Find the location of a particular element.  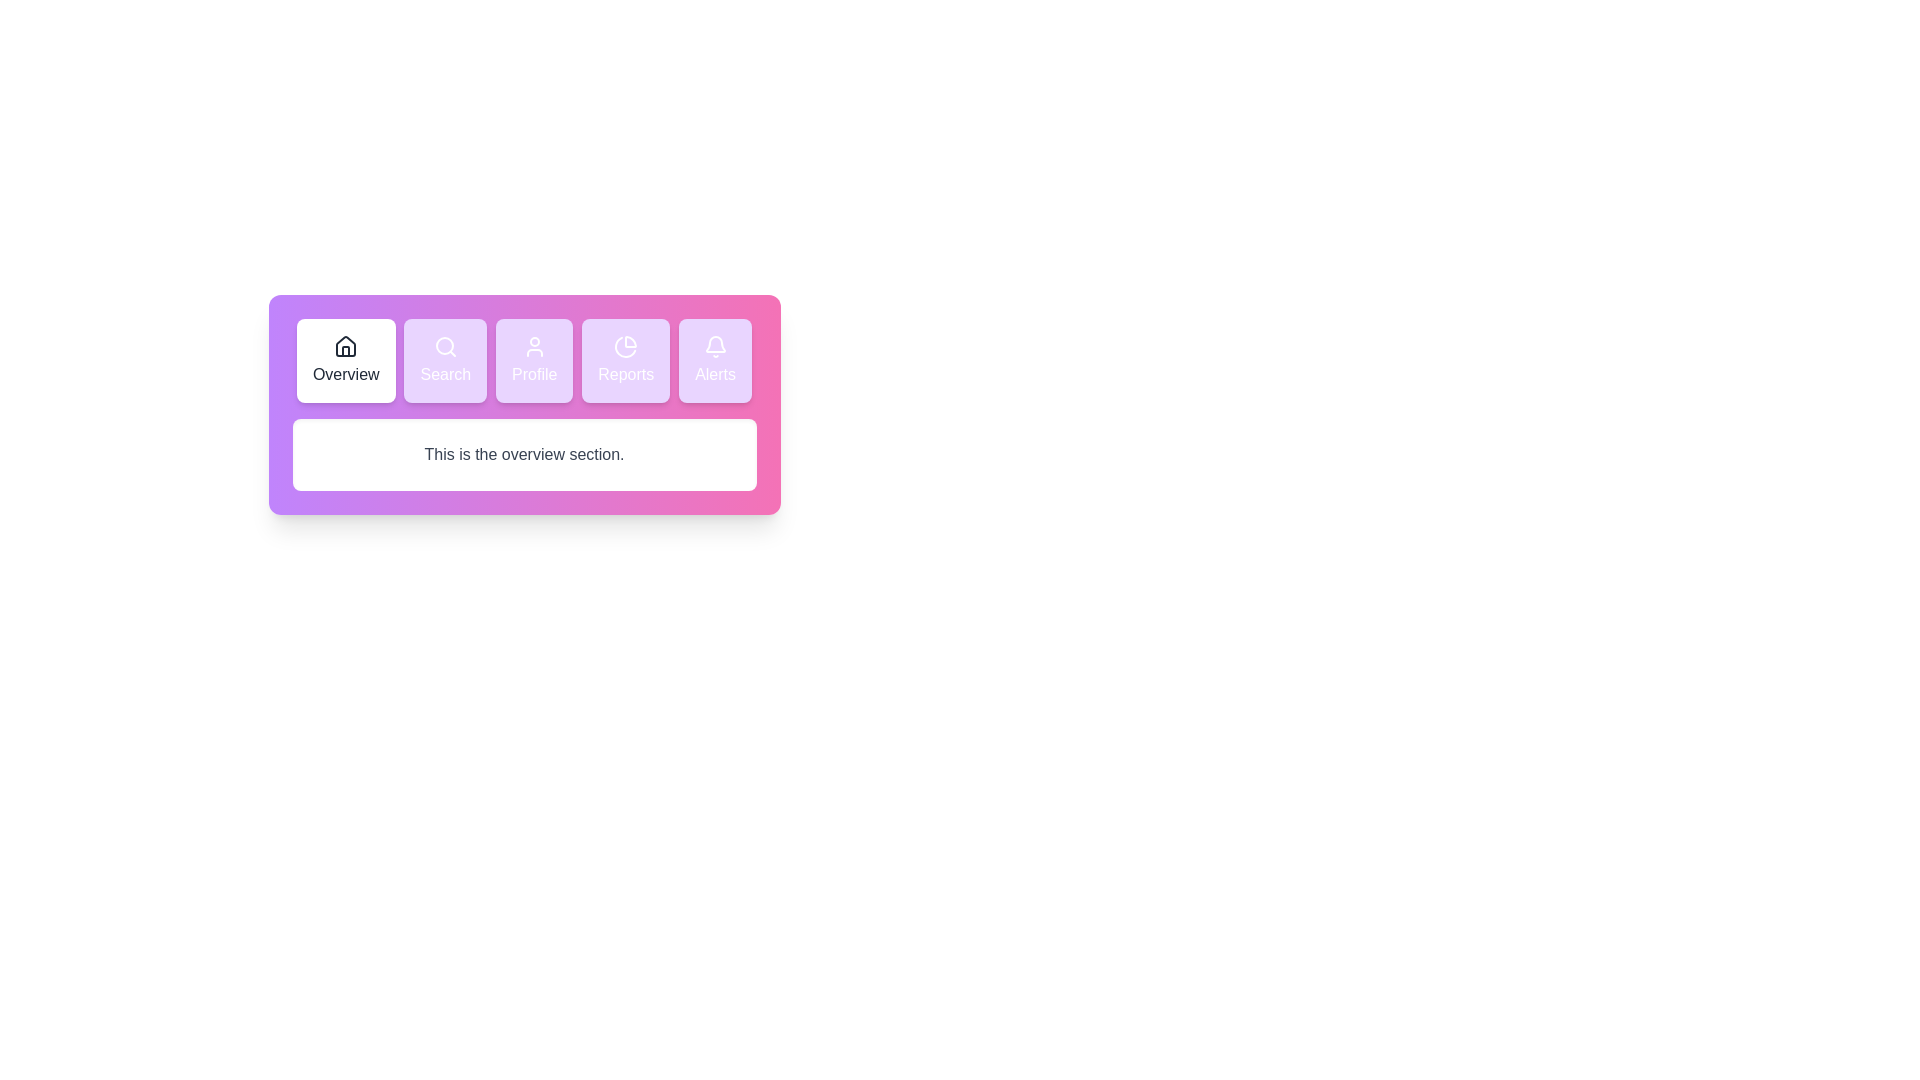

the 'Profile' text label, which is styled with a white font on a pastel purple background and is located in the navigation bar beneath a user silhouette icon is located at coordinates (534, 374).